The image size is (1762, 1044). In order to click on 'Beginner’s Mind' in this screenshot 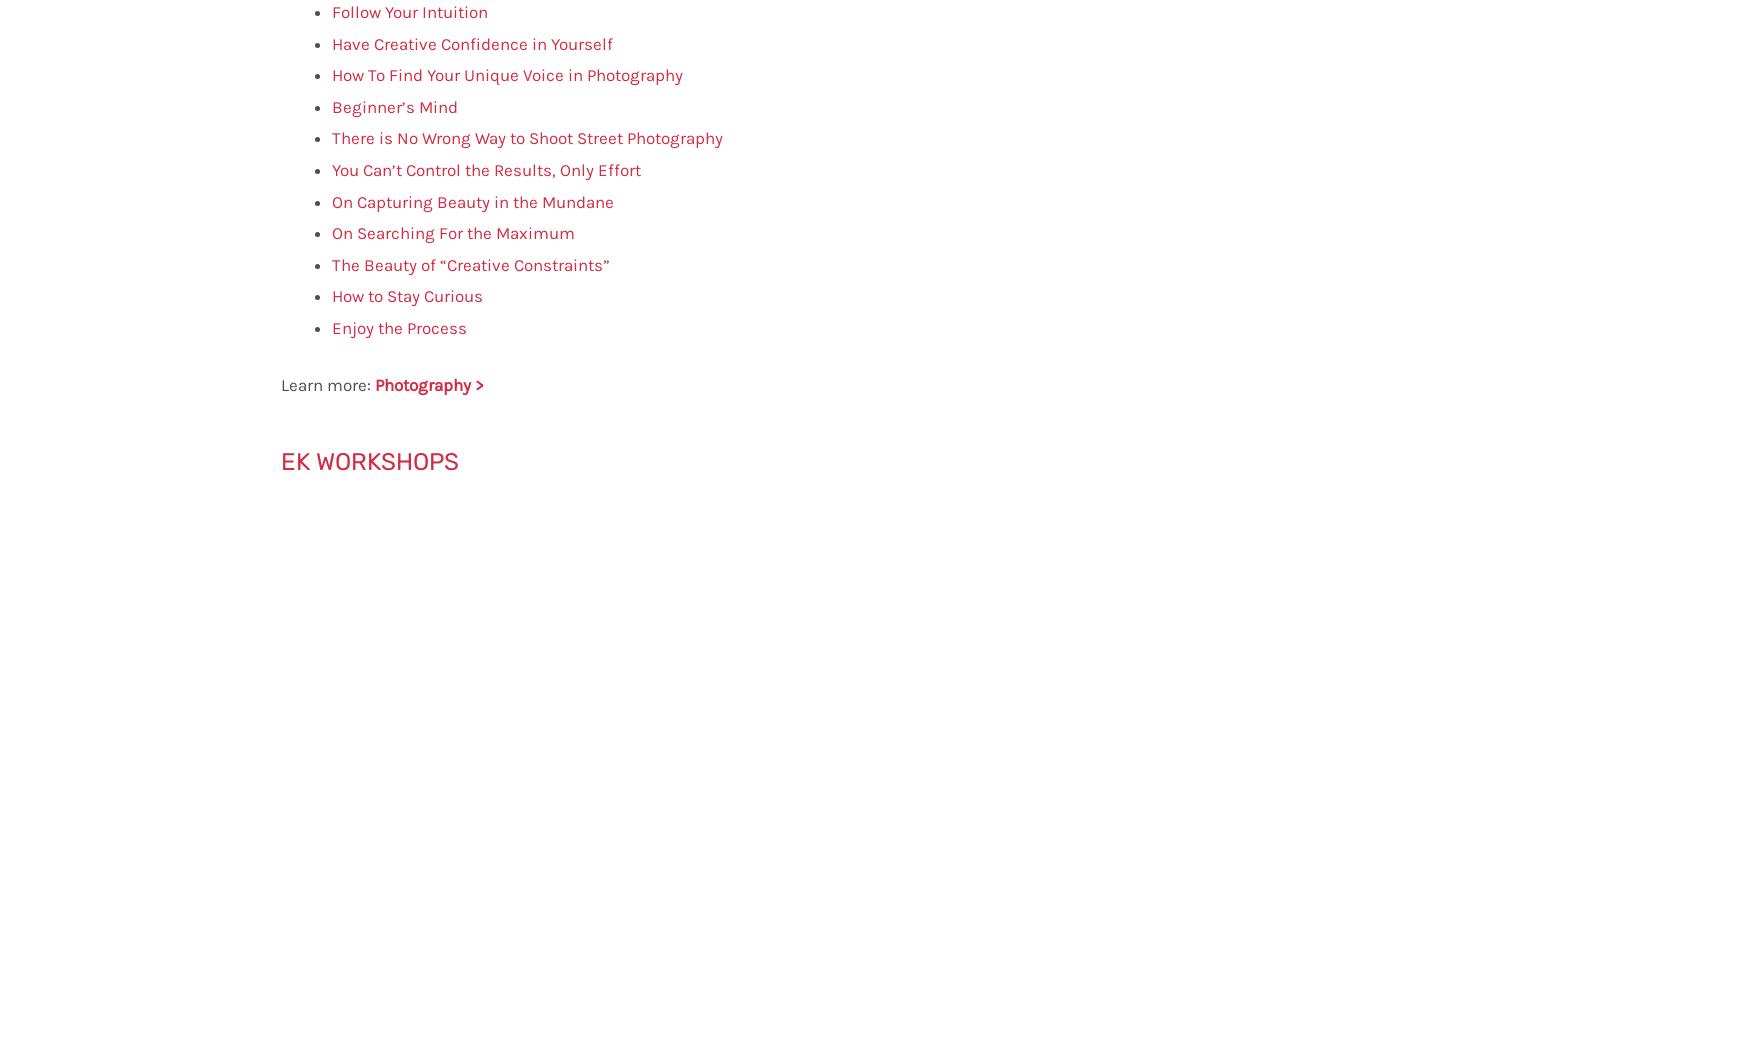, I will do `click(395, 105)`.